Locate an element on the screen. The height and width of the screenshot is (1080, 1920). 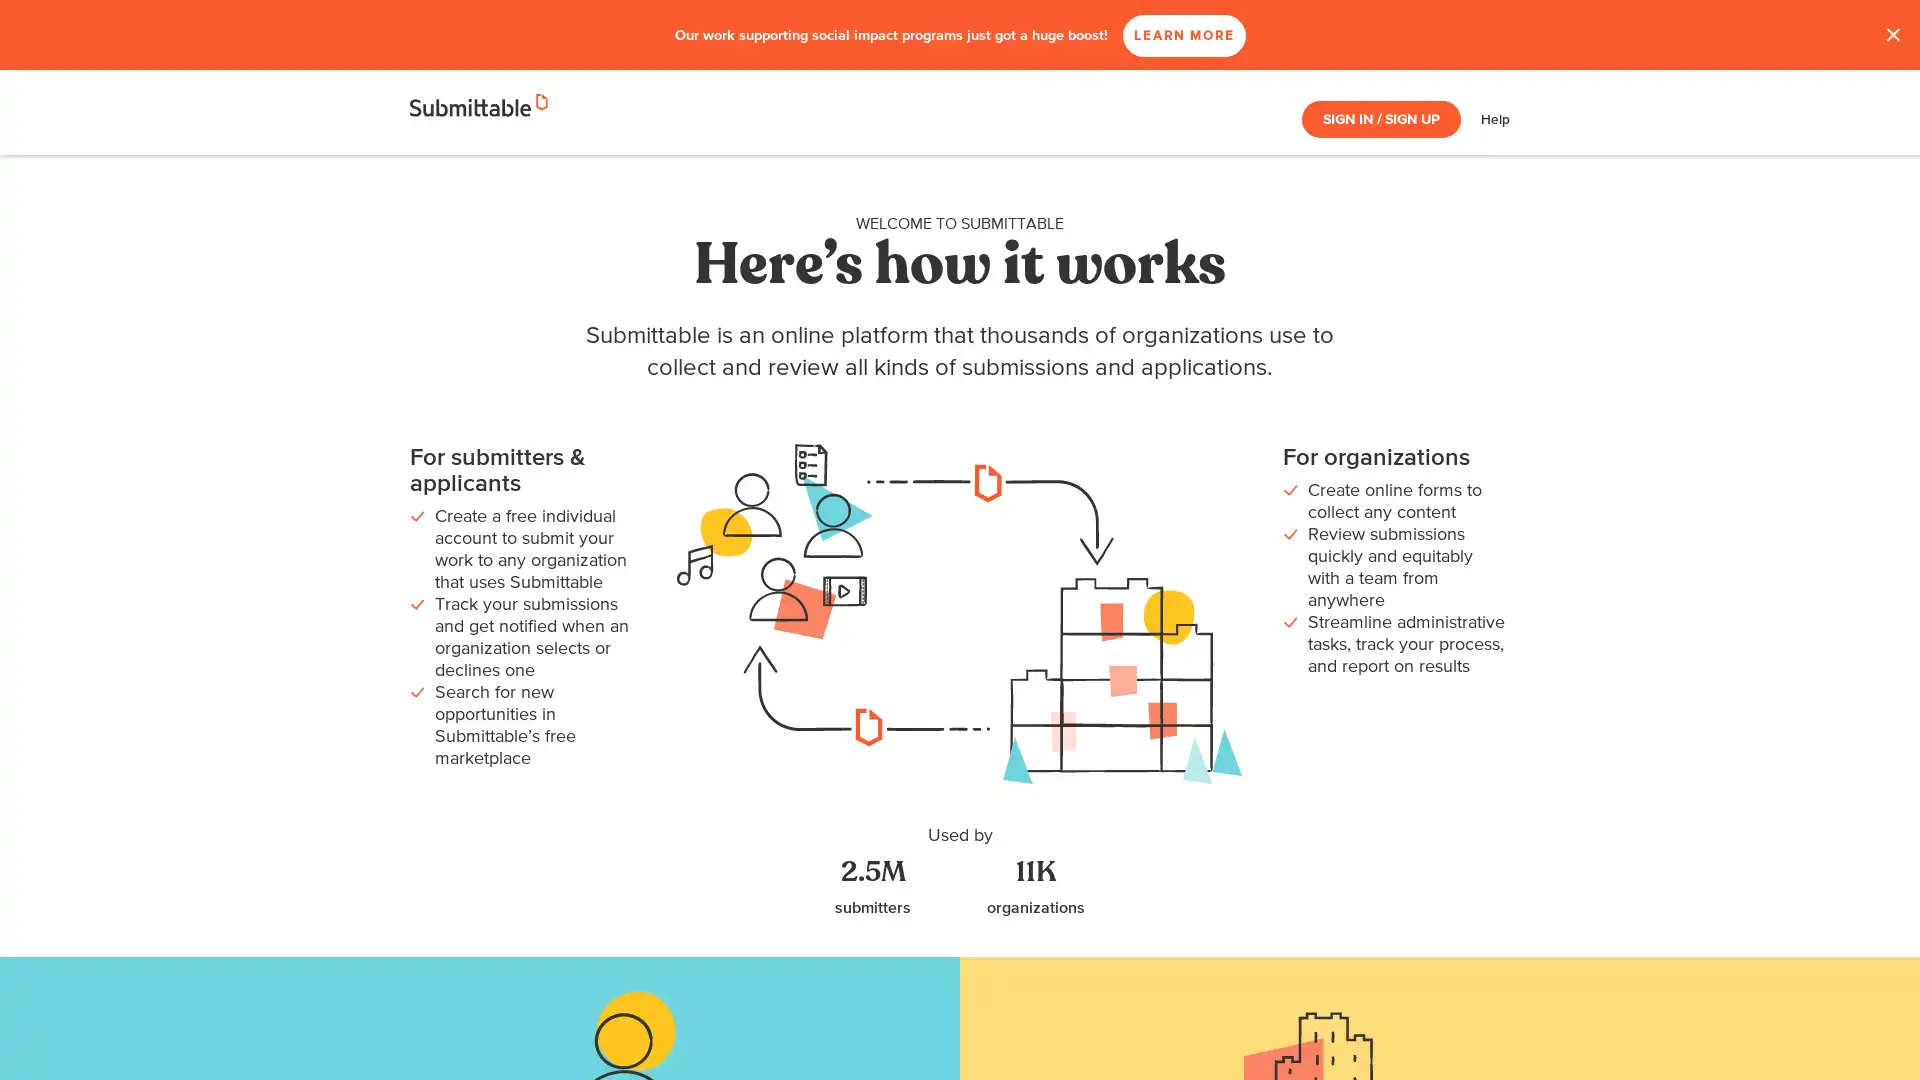
LEARN MORE is located at coordinates (1241, 35).